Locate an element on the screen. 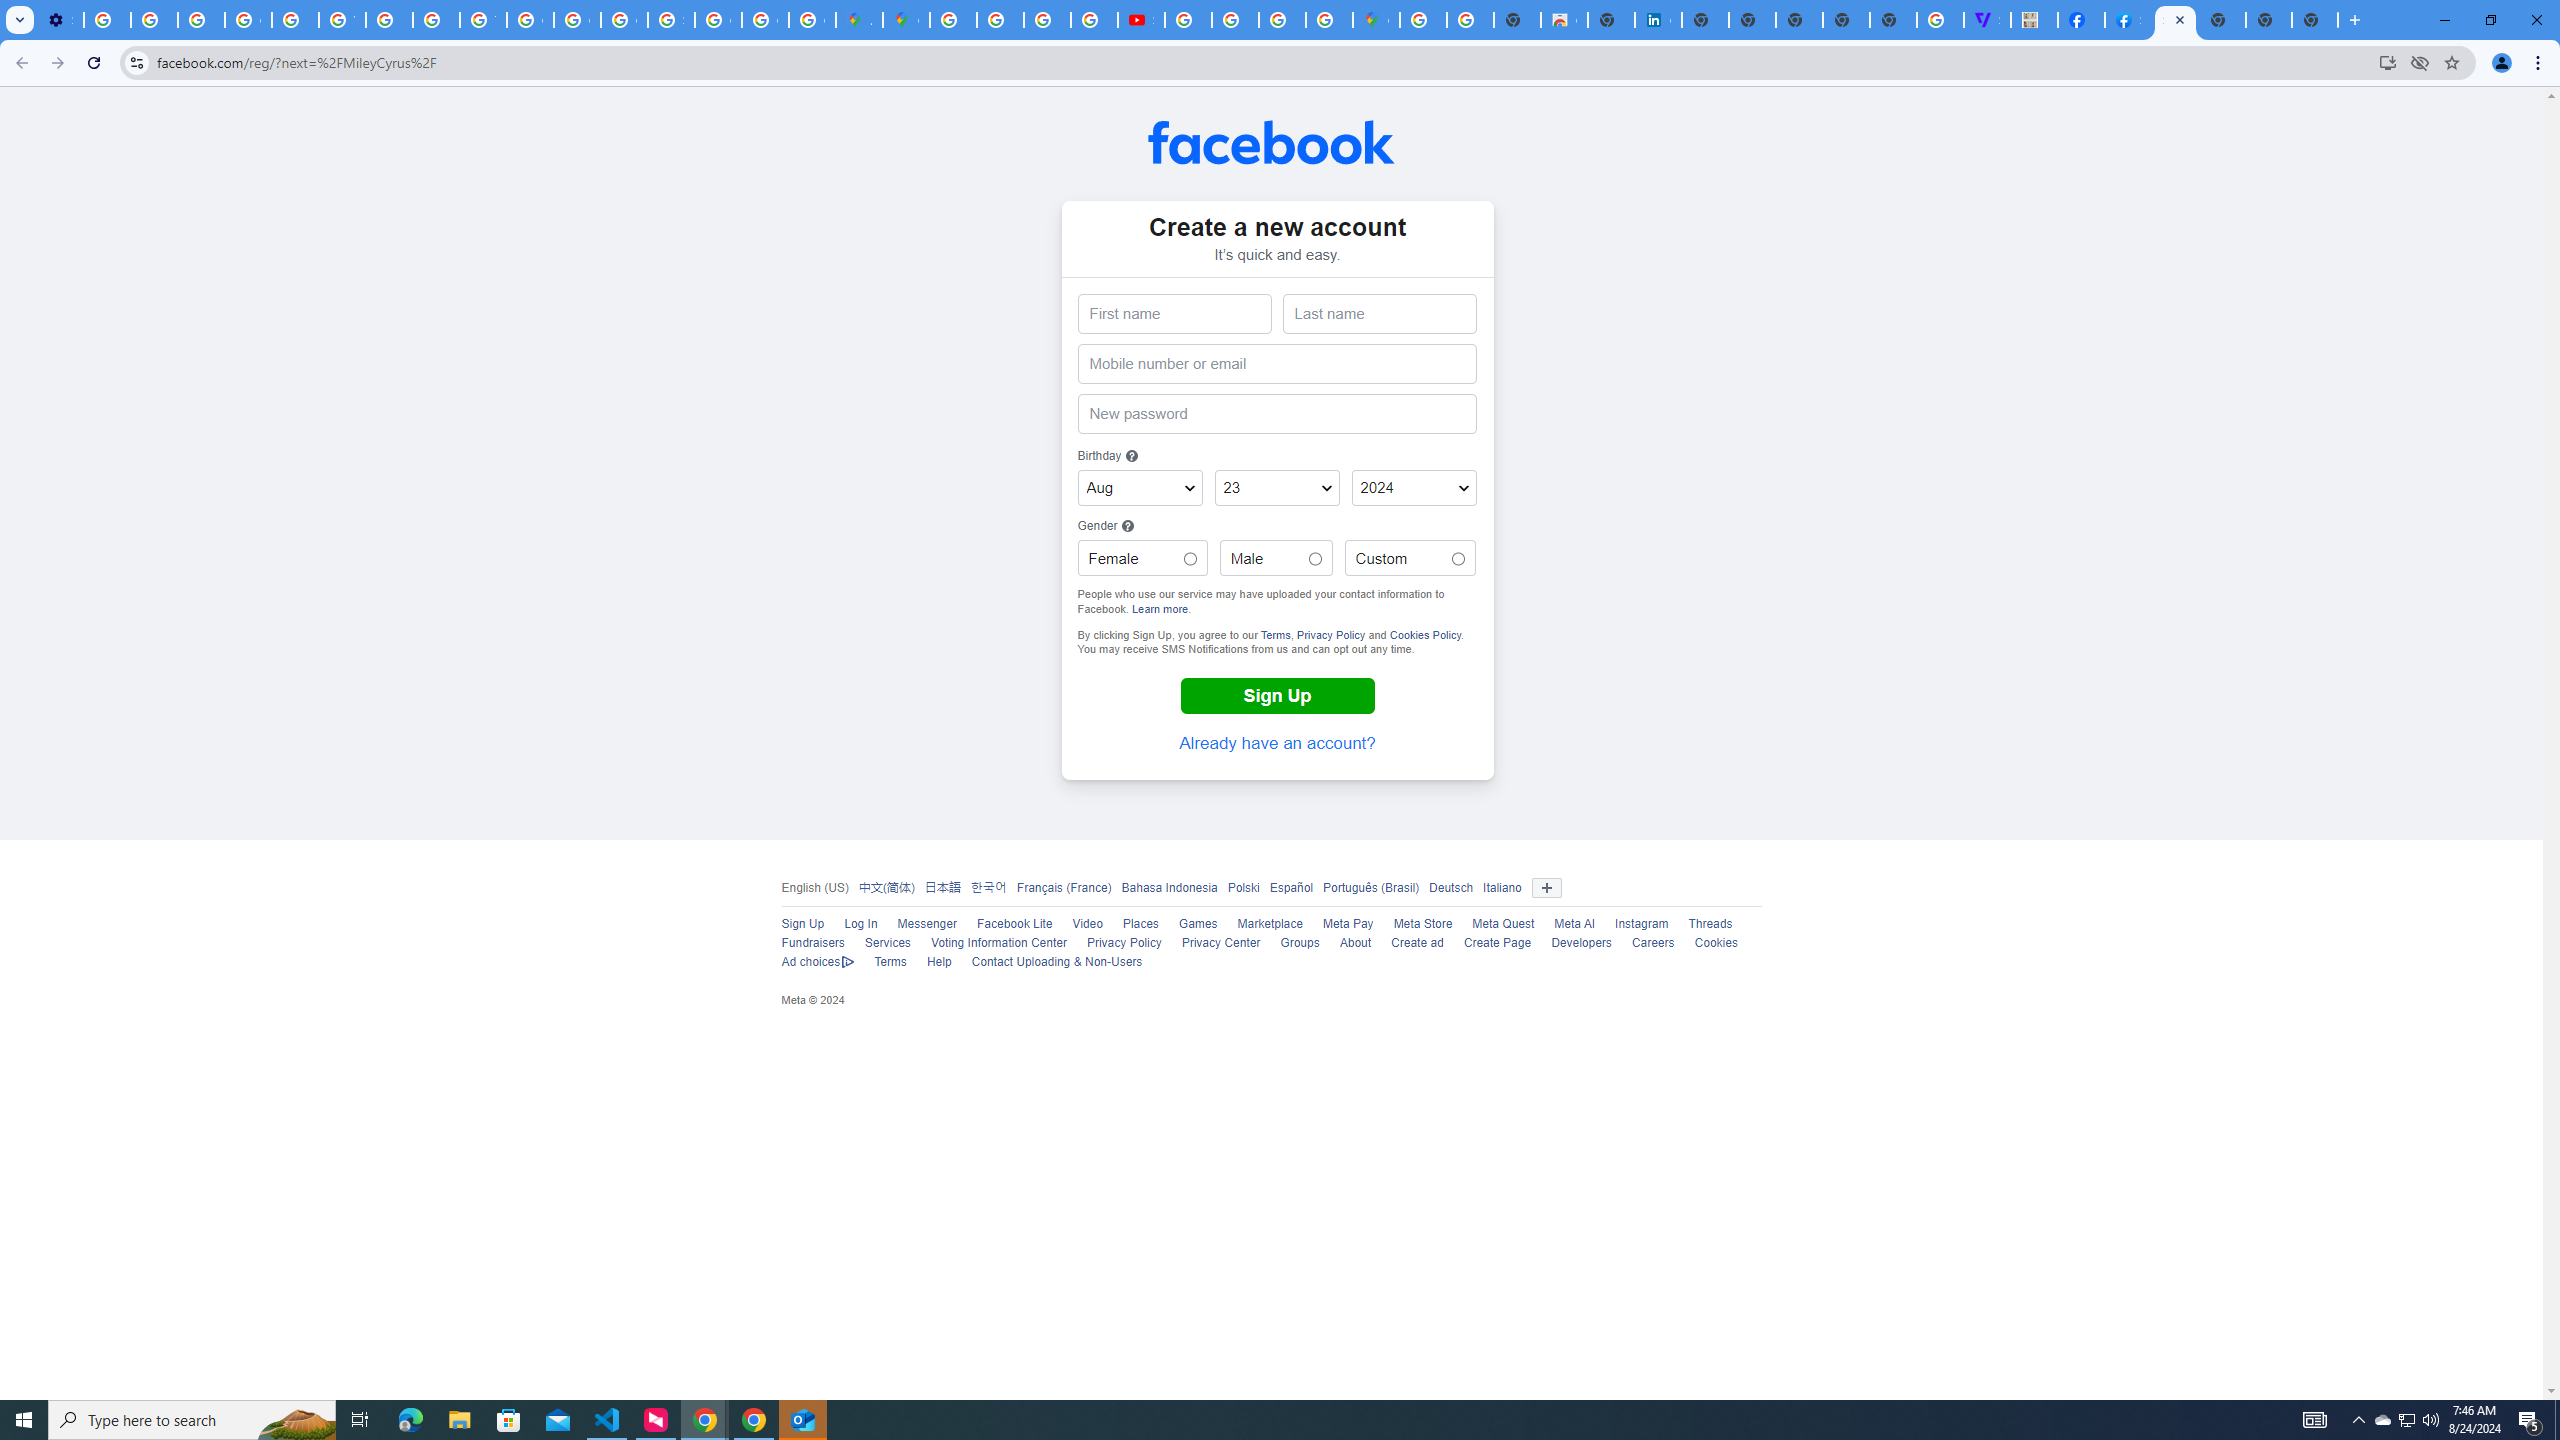 This screenshot has width=2560, height=1440. 'Learn more' is located at coordinates (1158, 608).